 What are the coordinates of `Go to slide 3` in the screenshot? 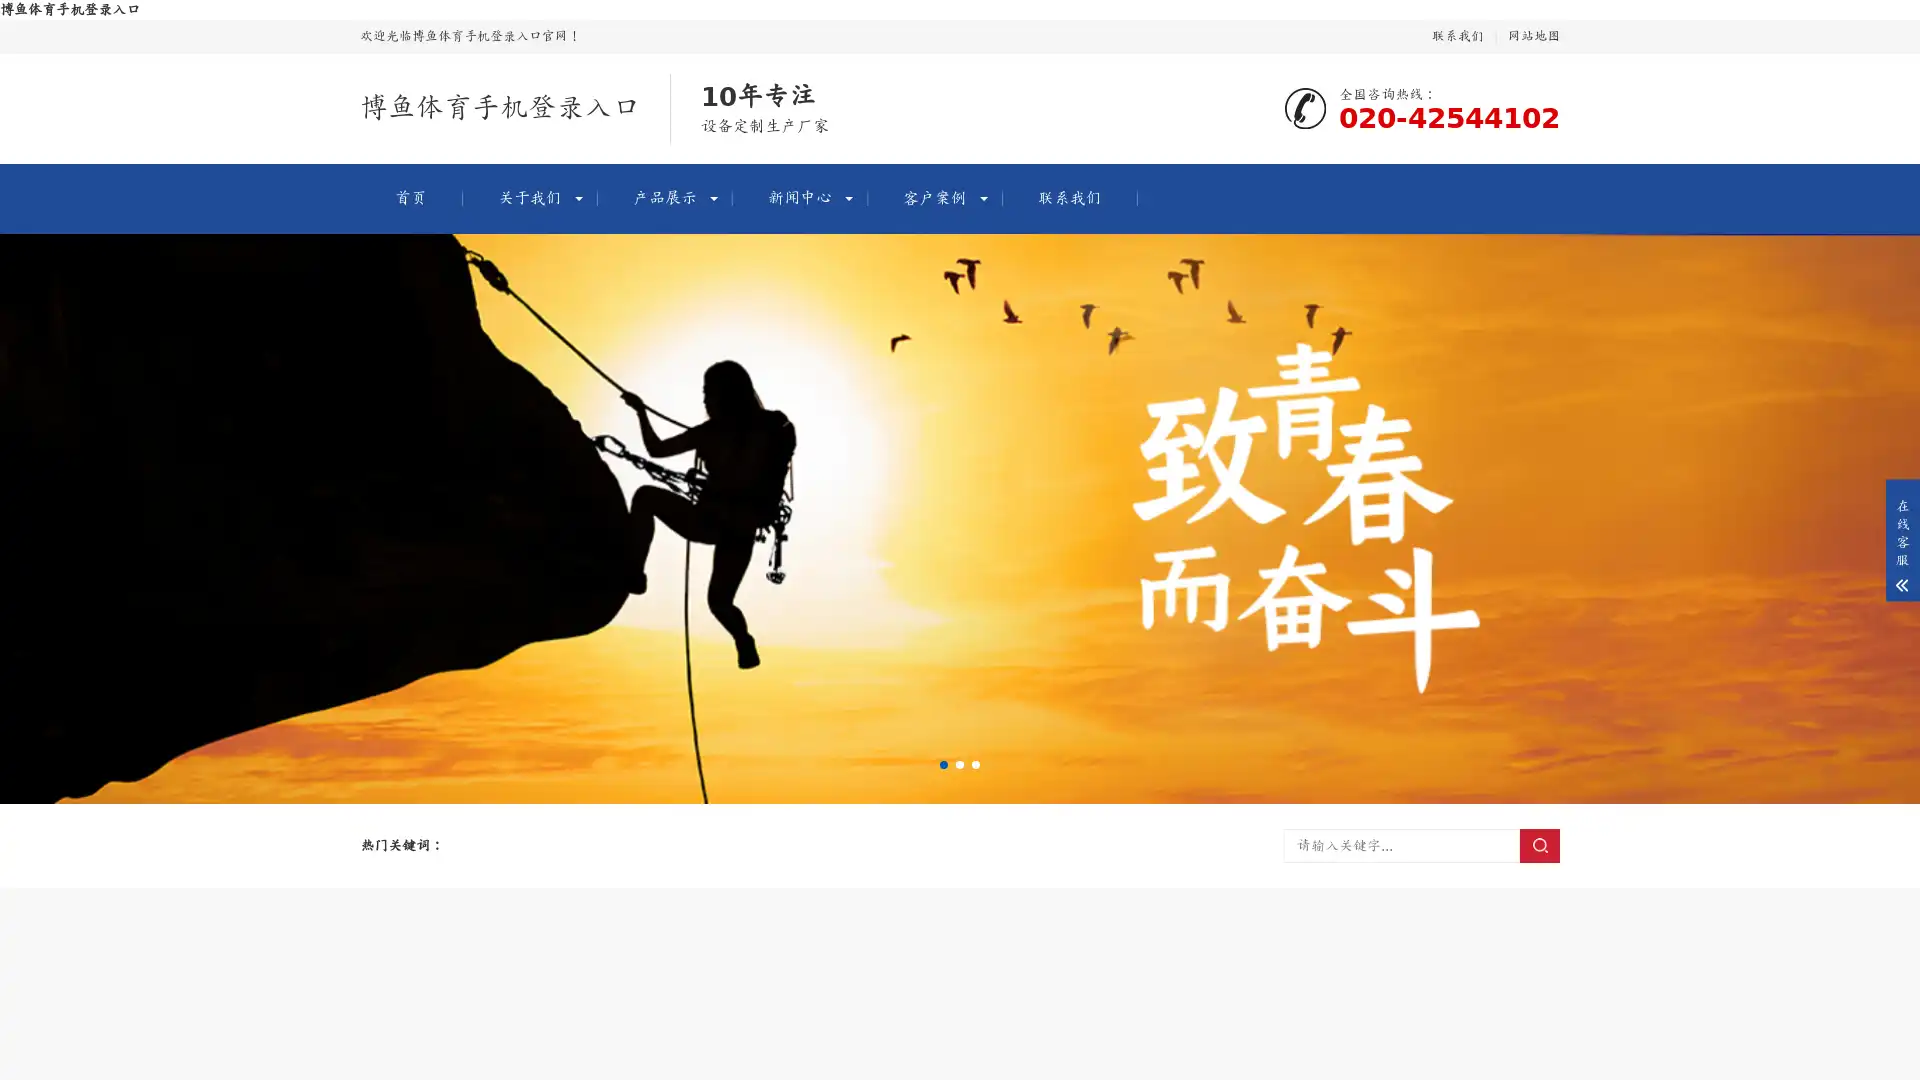 It's located at (975, 764).